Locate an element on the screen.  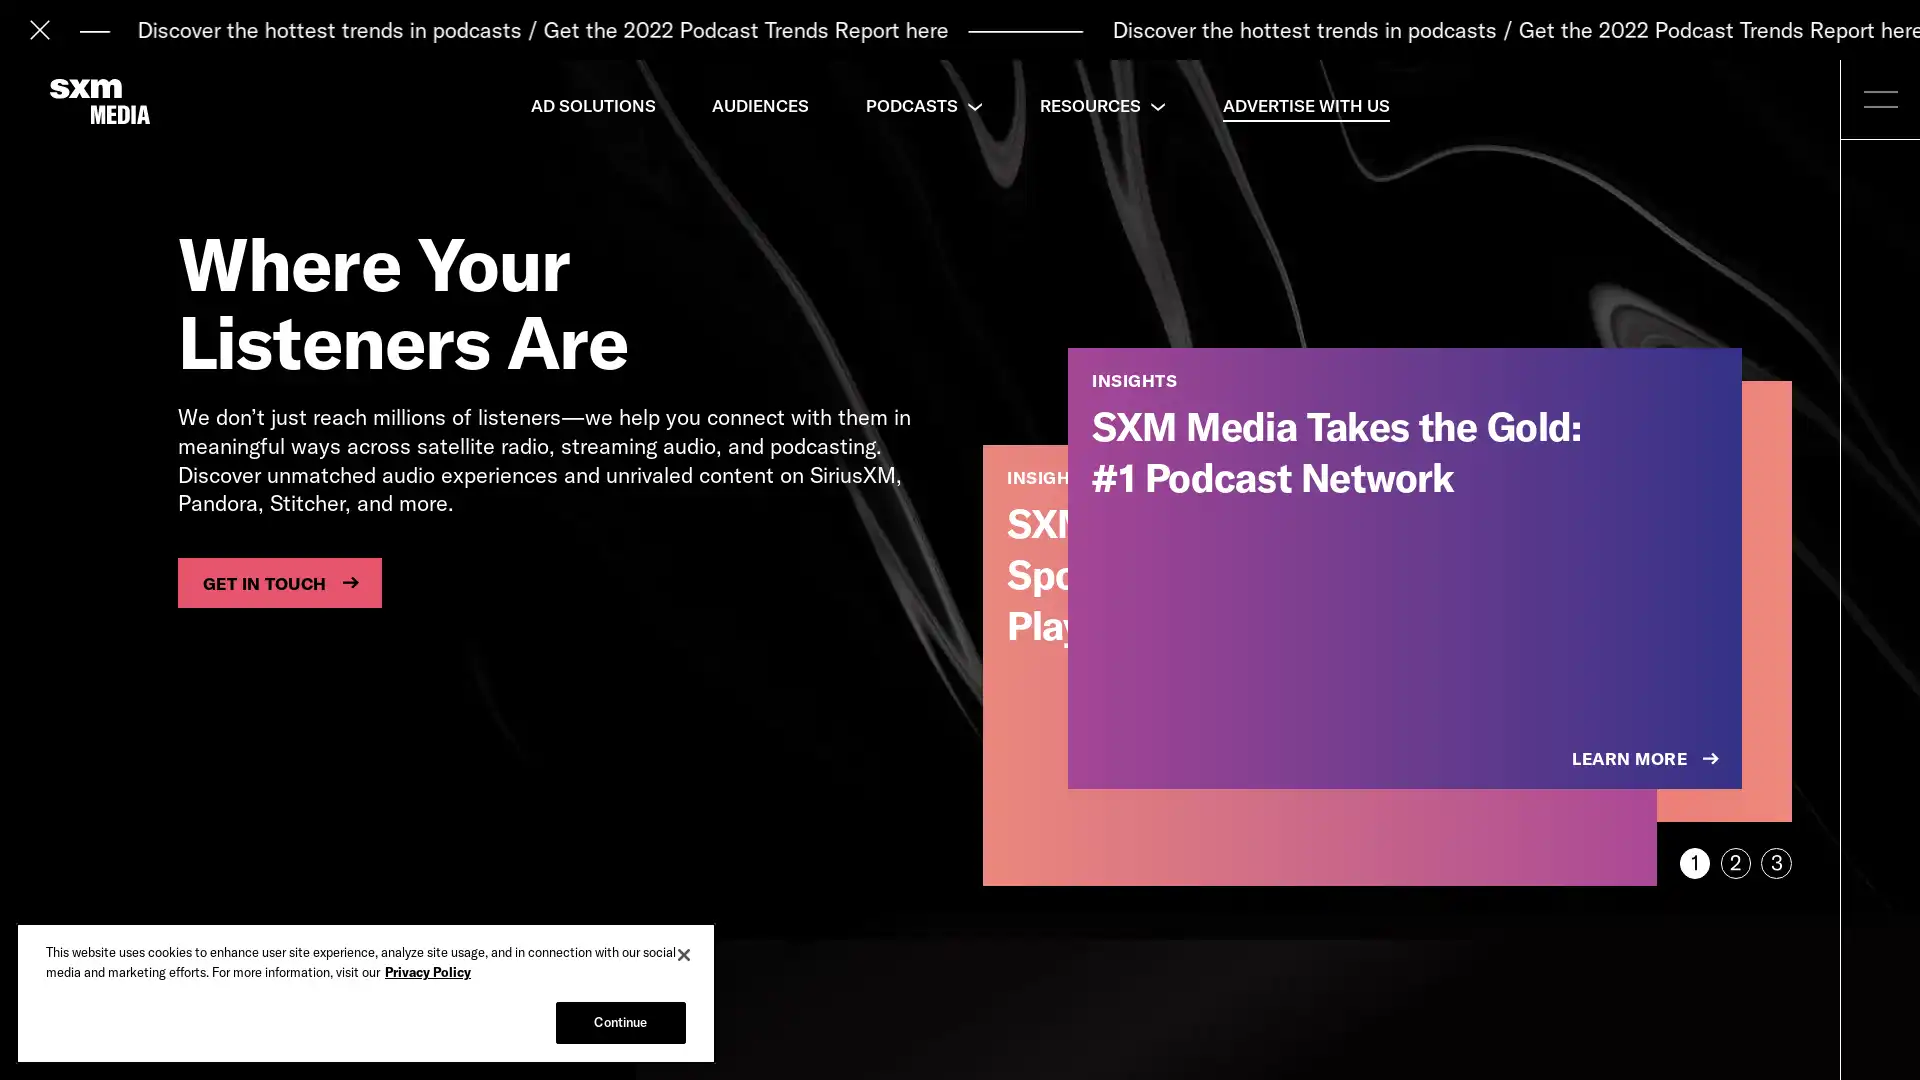
2 is located at coordinates (1734, 862).